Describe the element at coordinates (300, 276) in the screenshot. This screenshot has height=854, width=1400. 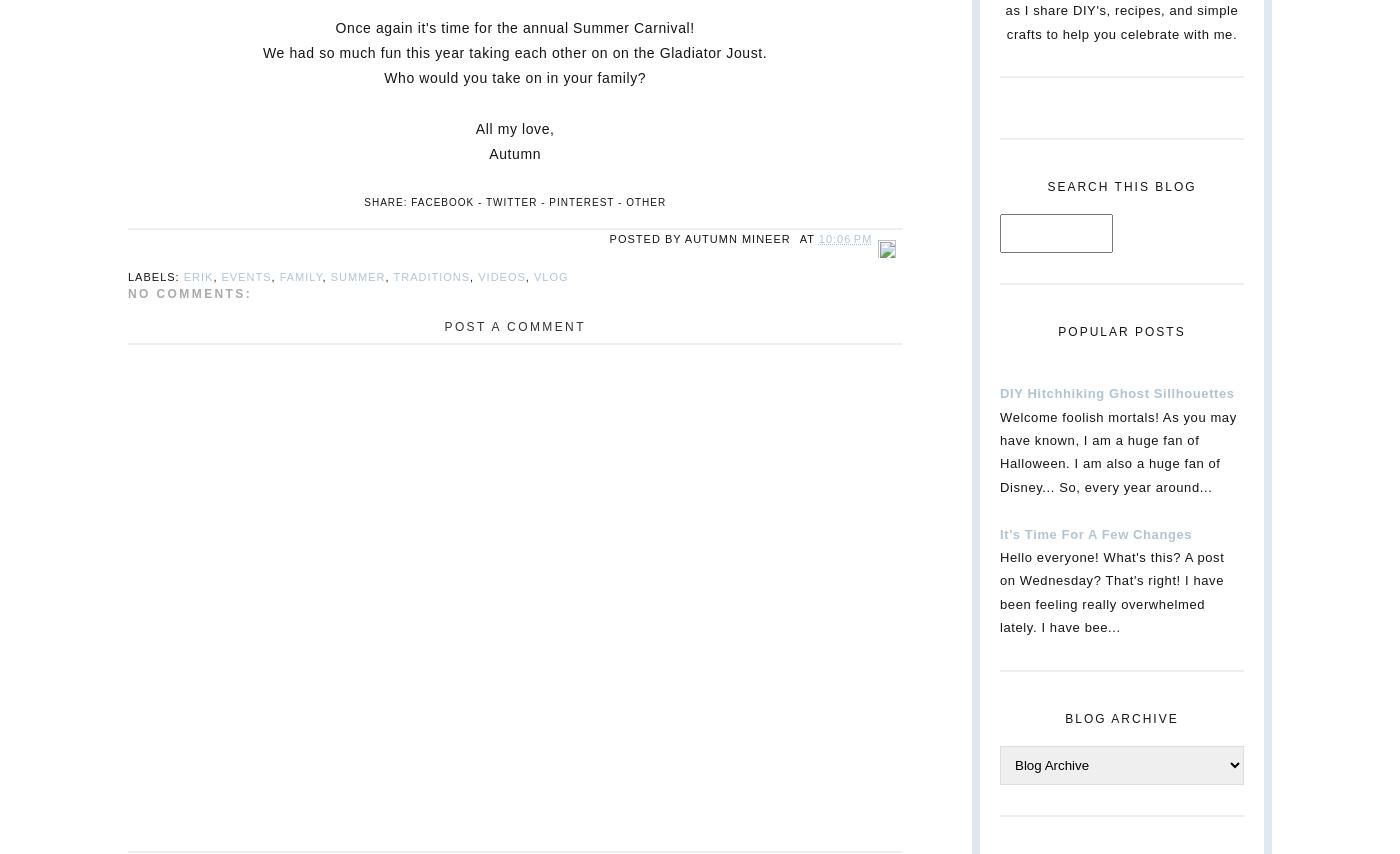
I see `'Family'` at that location.